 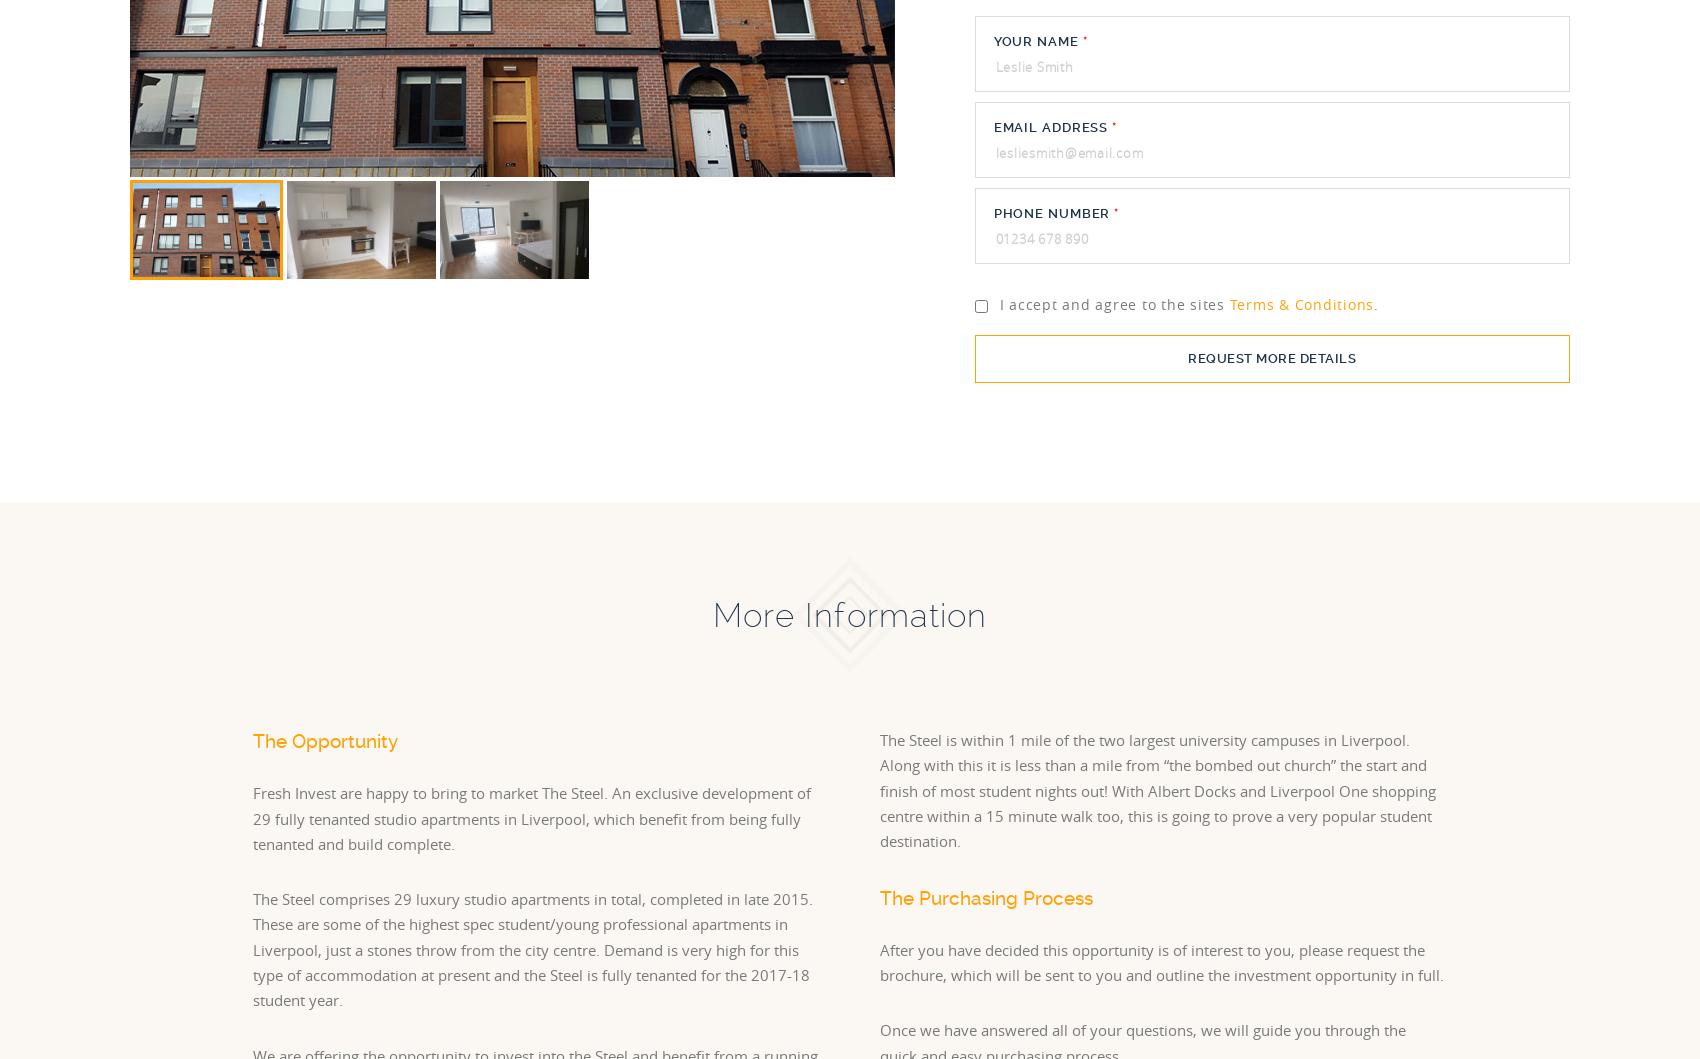 What do you see at coordinates (712, 613) in the screenshot?
I see `'More Information'` at bounding box center [712, 613].